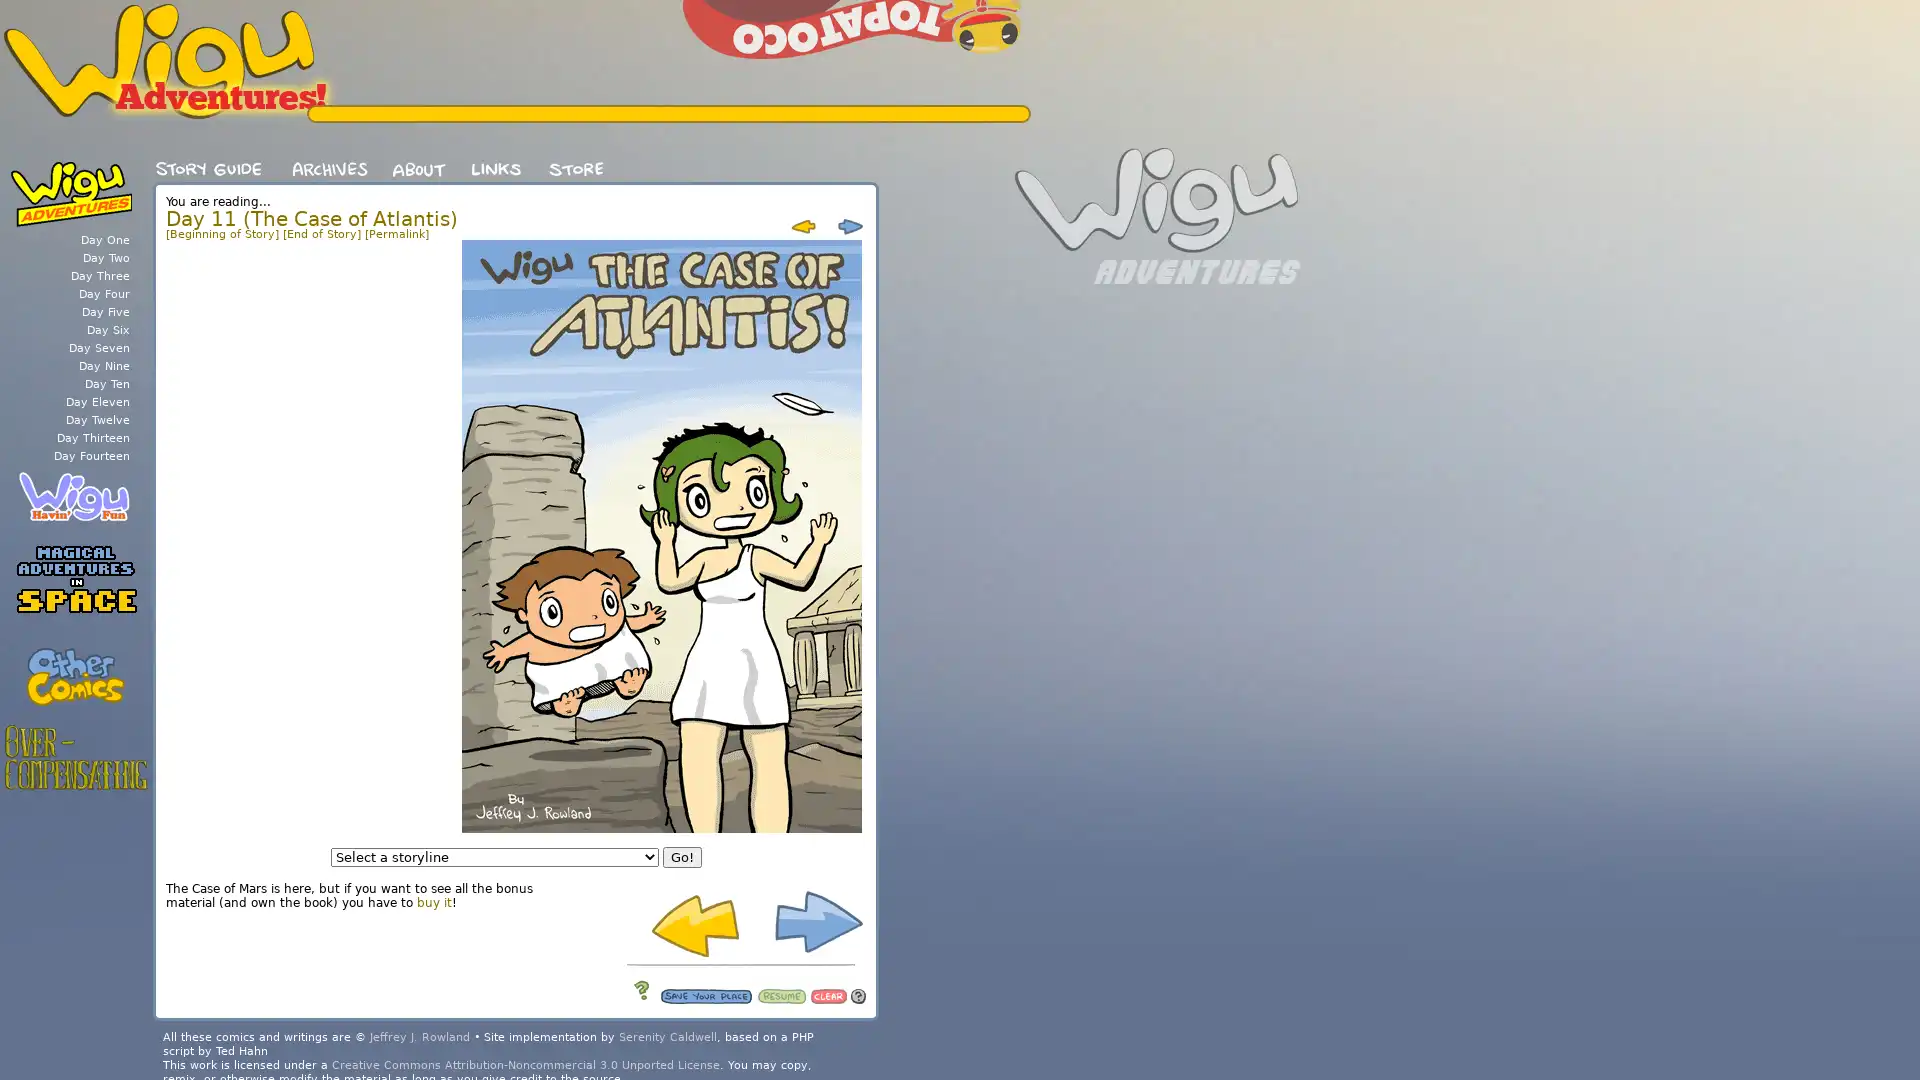 Image resolution: width=1920 pixels, height=1080 pixels. What do you see at coordinates (681, 856) in the screenshot?
I see `Go!` at bounding box center [681, 856].